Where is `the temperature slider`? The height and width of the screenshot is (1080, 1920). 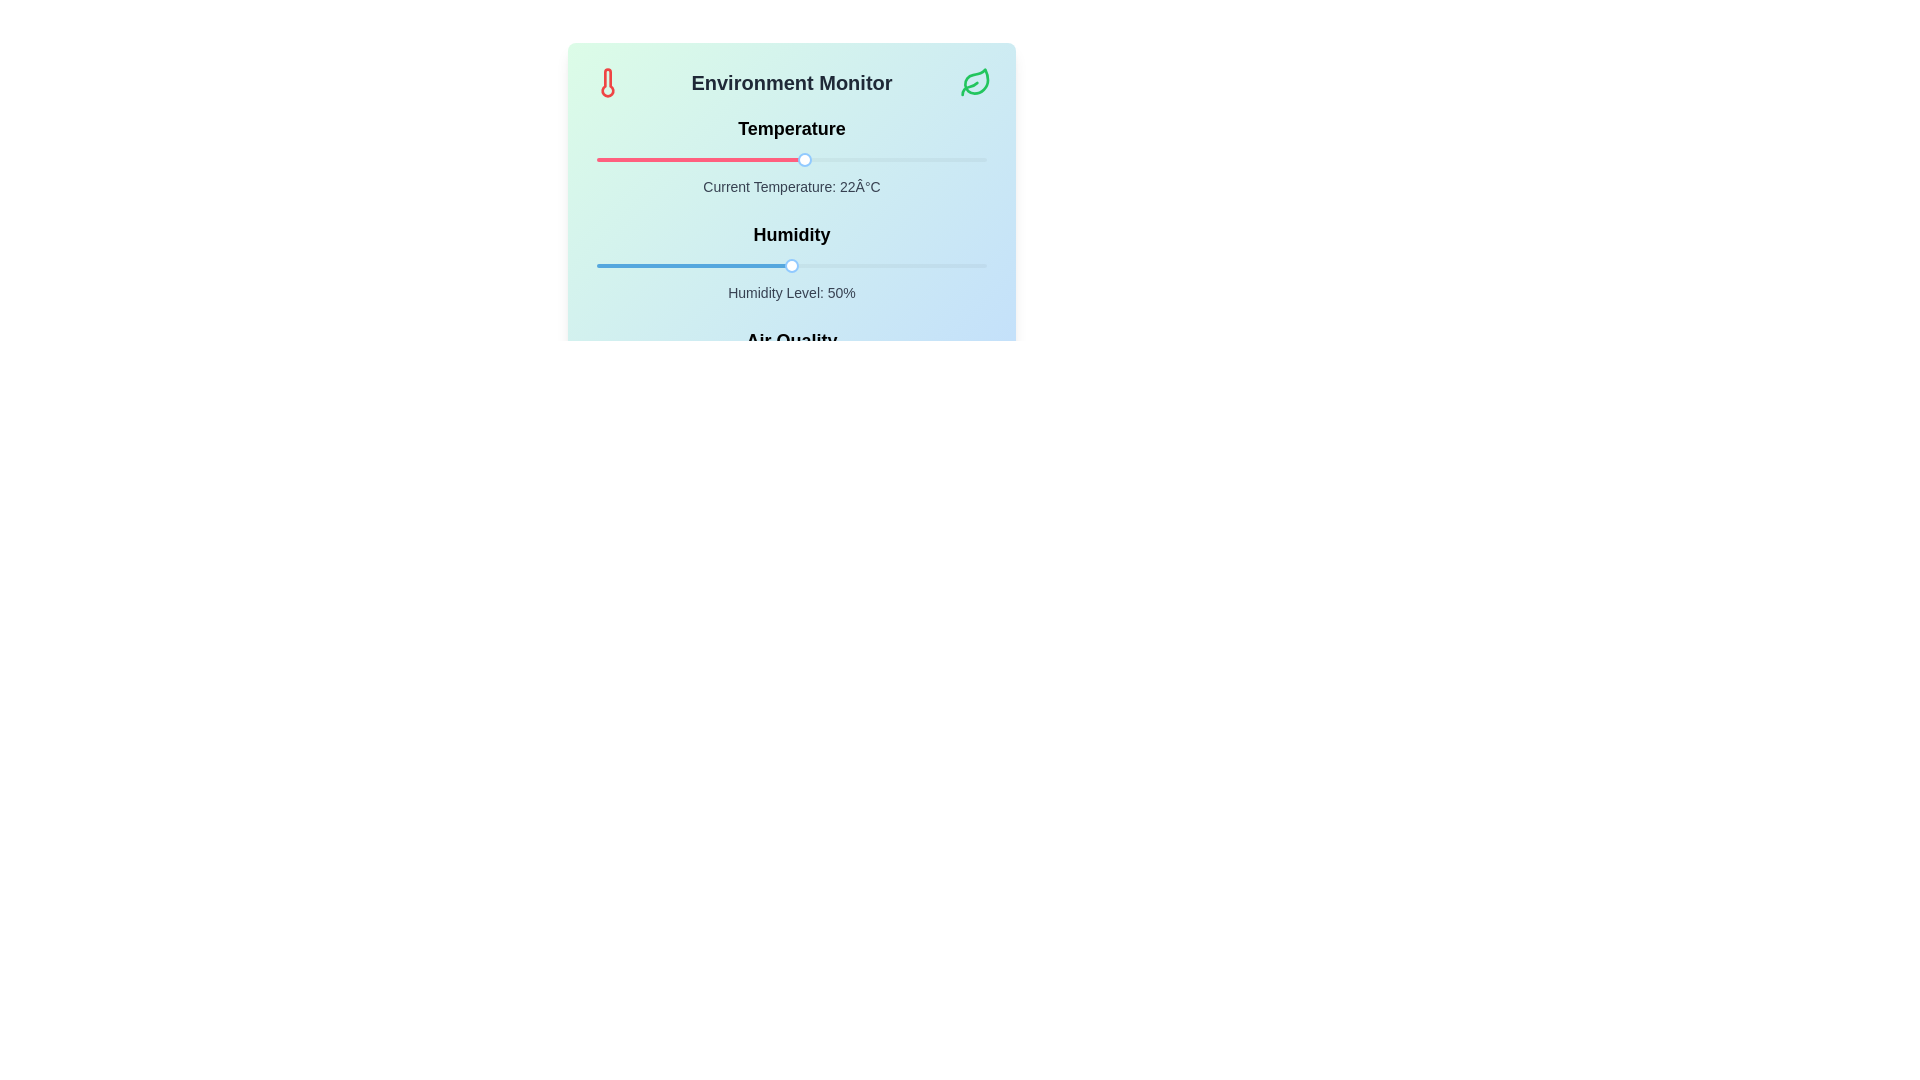 the temperature slider is located at coordinates (745, 158).